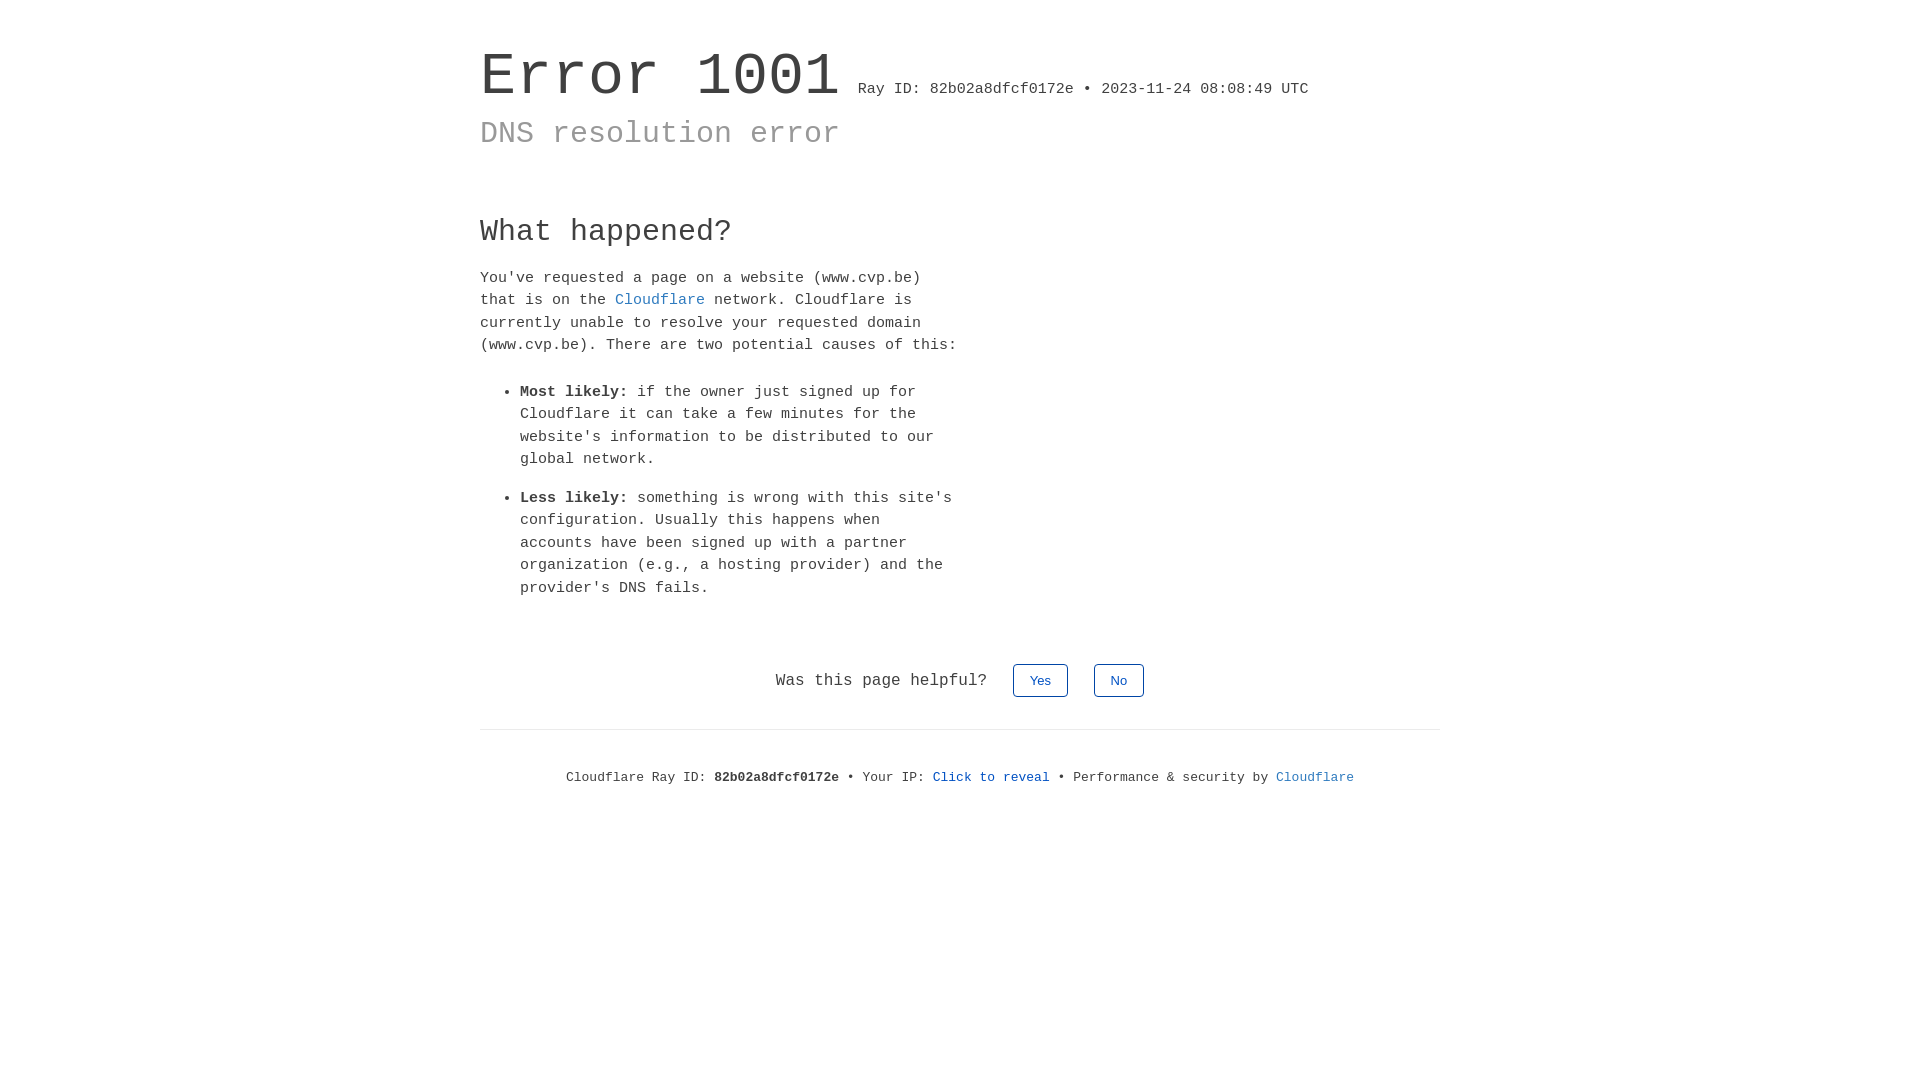 The image size is (1920, 1080). What do you see at coordinates (613, 300) in the screenshot?
I see `'Cloudflare'` at bounding box center [613, 300].